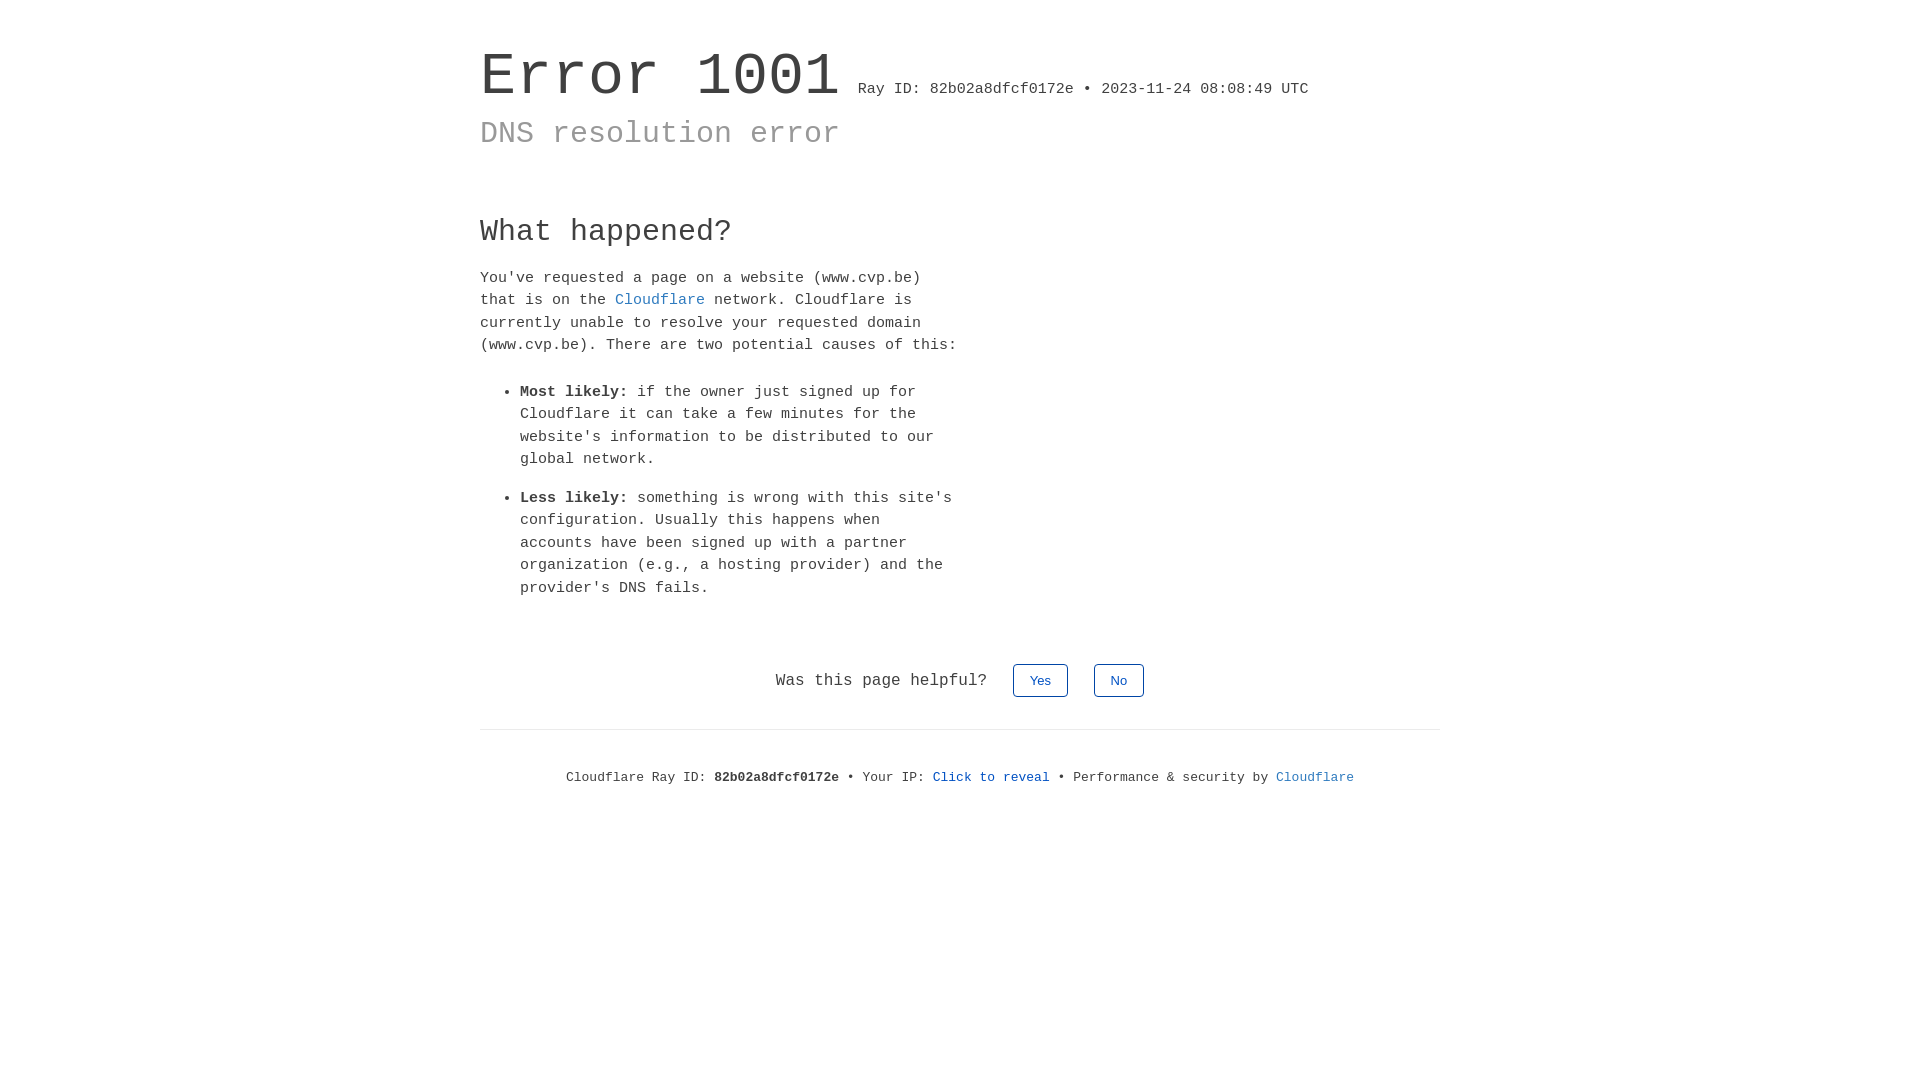 The image size is (1920, 1080). What do you see at coordinates (613, 300) in the screenshot?
I see `'Cloudflare'` at bounding box center [613, 300].